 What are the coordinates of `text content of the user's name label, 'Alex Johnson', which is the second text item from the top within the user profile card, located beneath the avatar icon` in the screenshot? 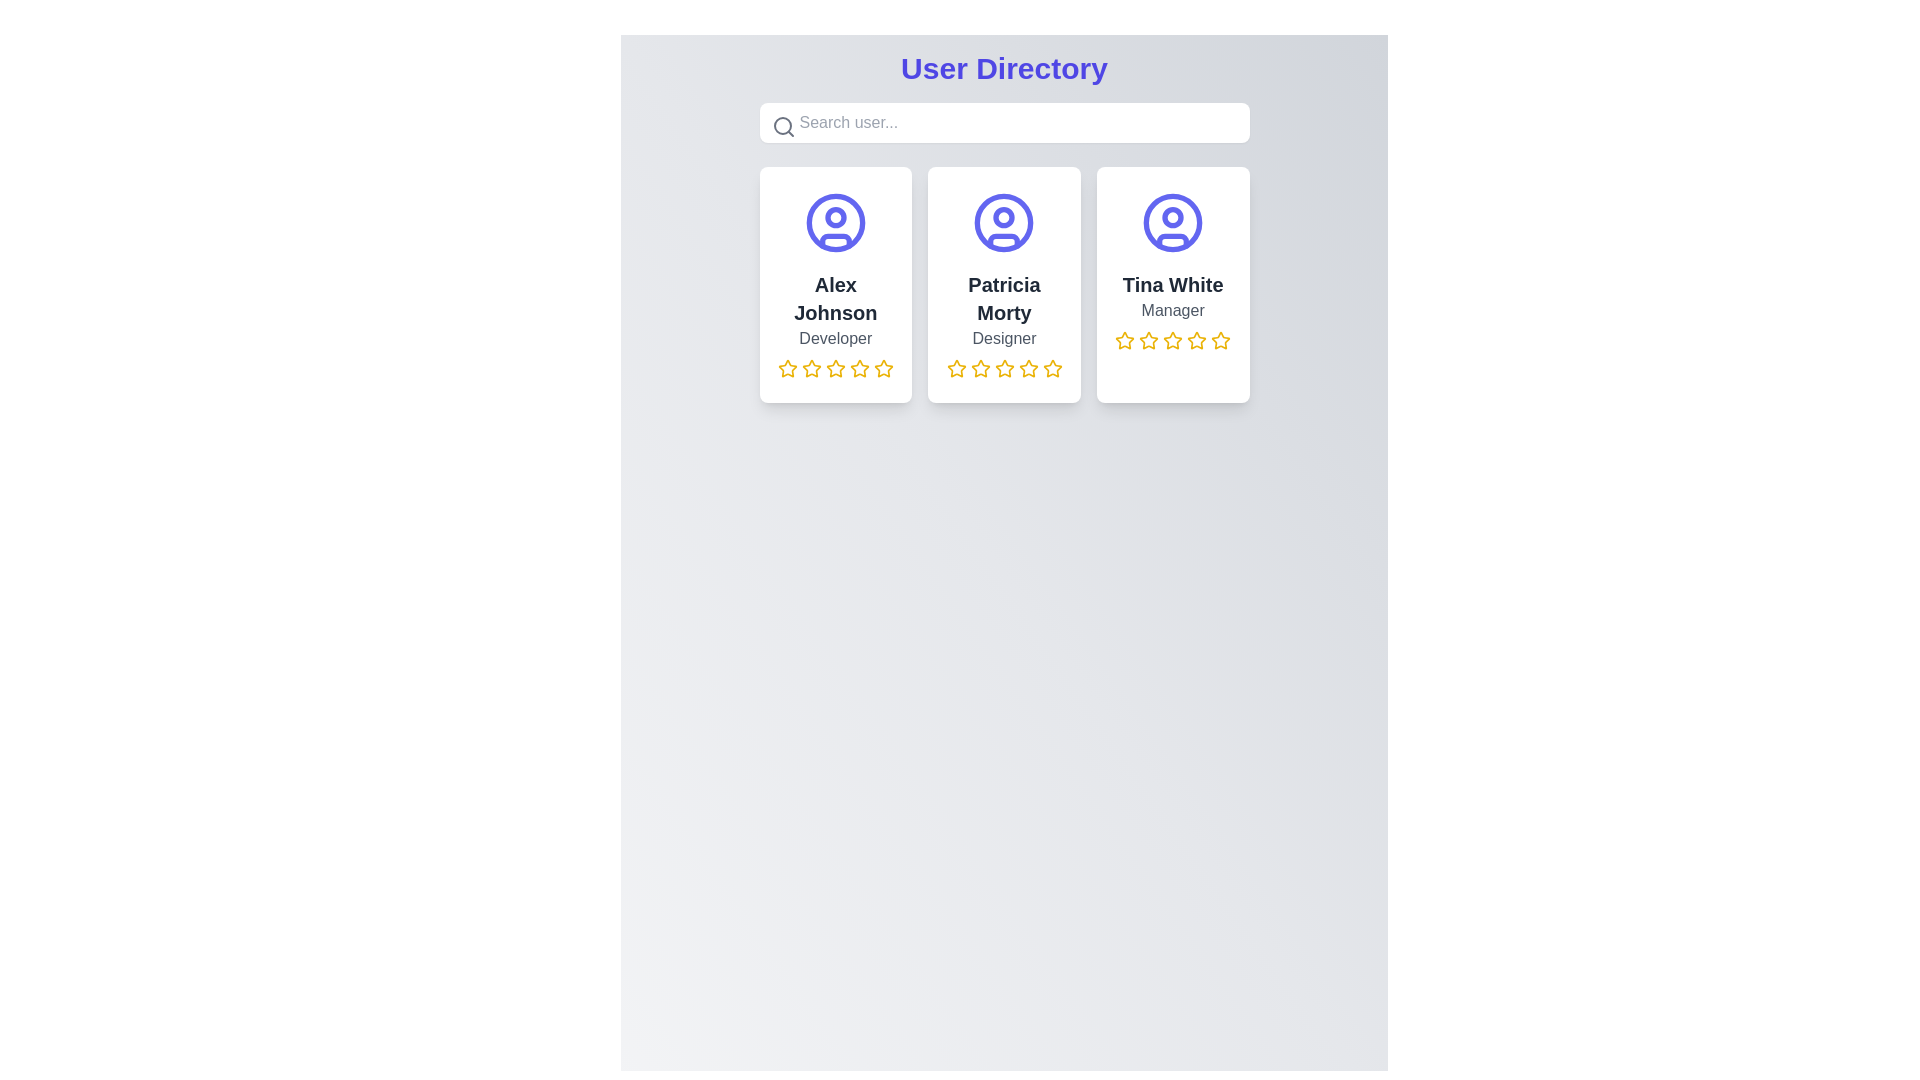 It's located at (835, 299).